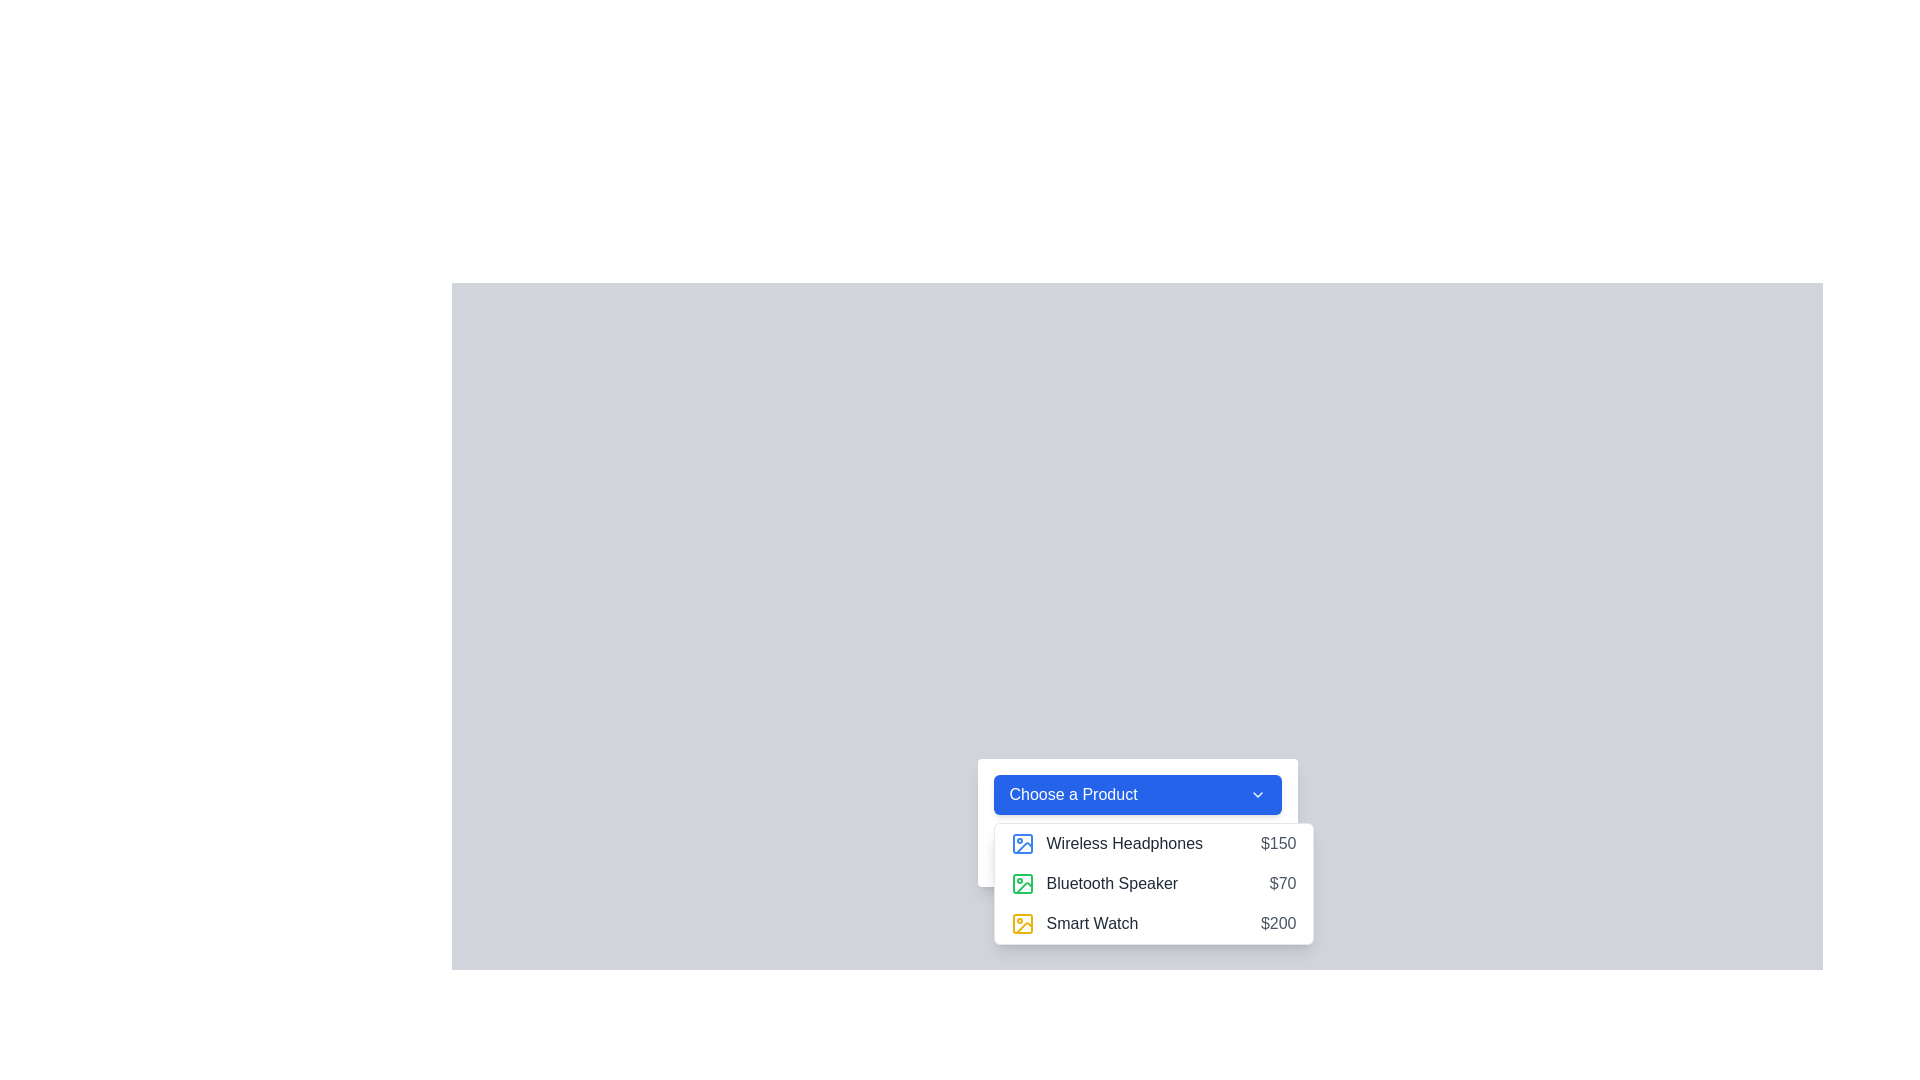  What do you see at coordinates (1105, 844) in the screenshot?
I see `the first list item with the text 'Wireless Headphones' and icon in the dropdown of selectable products under the 'Choose a Product' label` at bounding box center [1105, 844].